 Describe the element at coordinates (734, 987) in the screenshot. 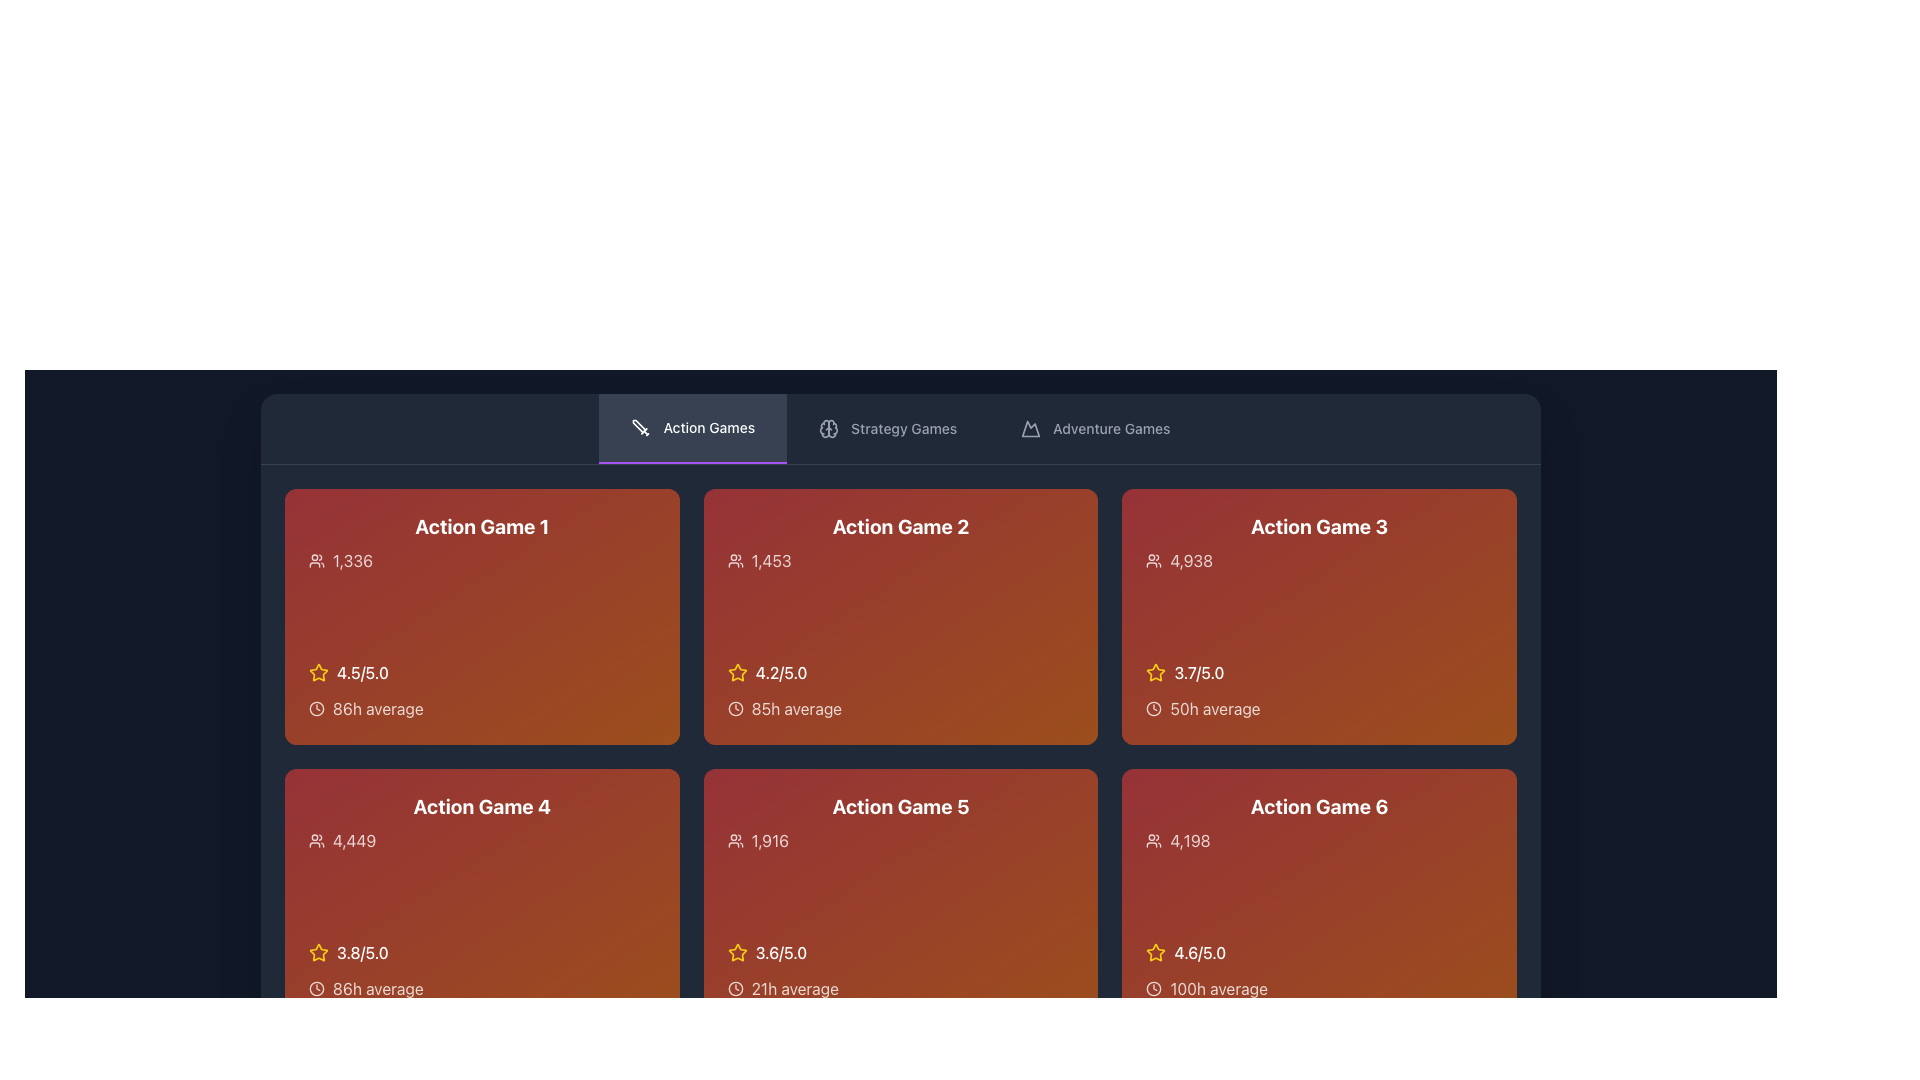

I see `the 'average time' icon associated with '21h average' for the game 'Action Game 5', located in the middle-right card of the grid layout` at that location.